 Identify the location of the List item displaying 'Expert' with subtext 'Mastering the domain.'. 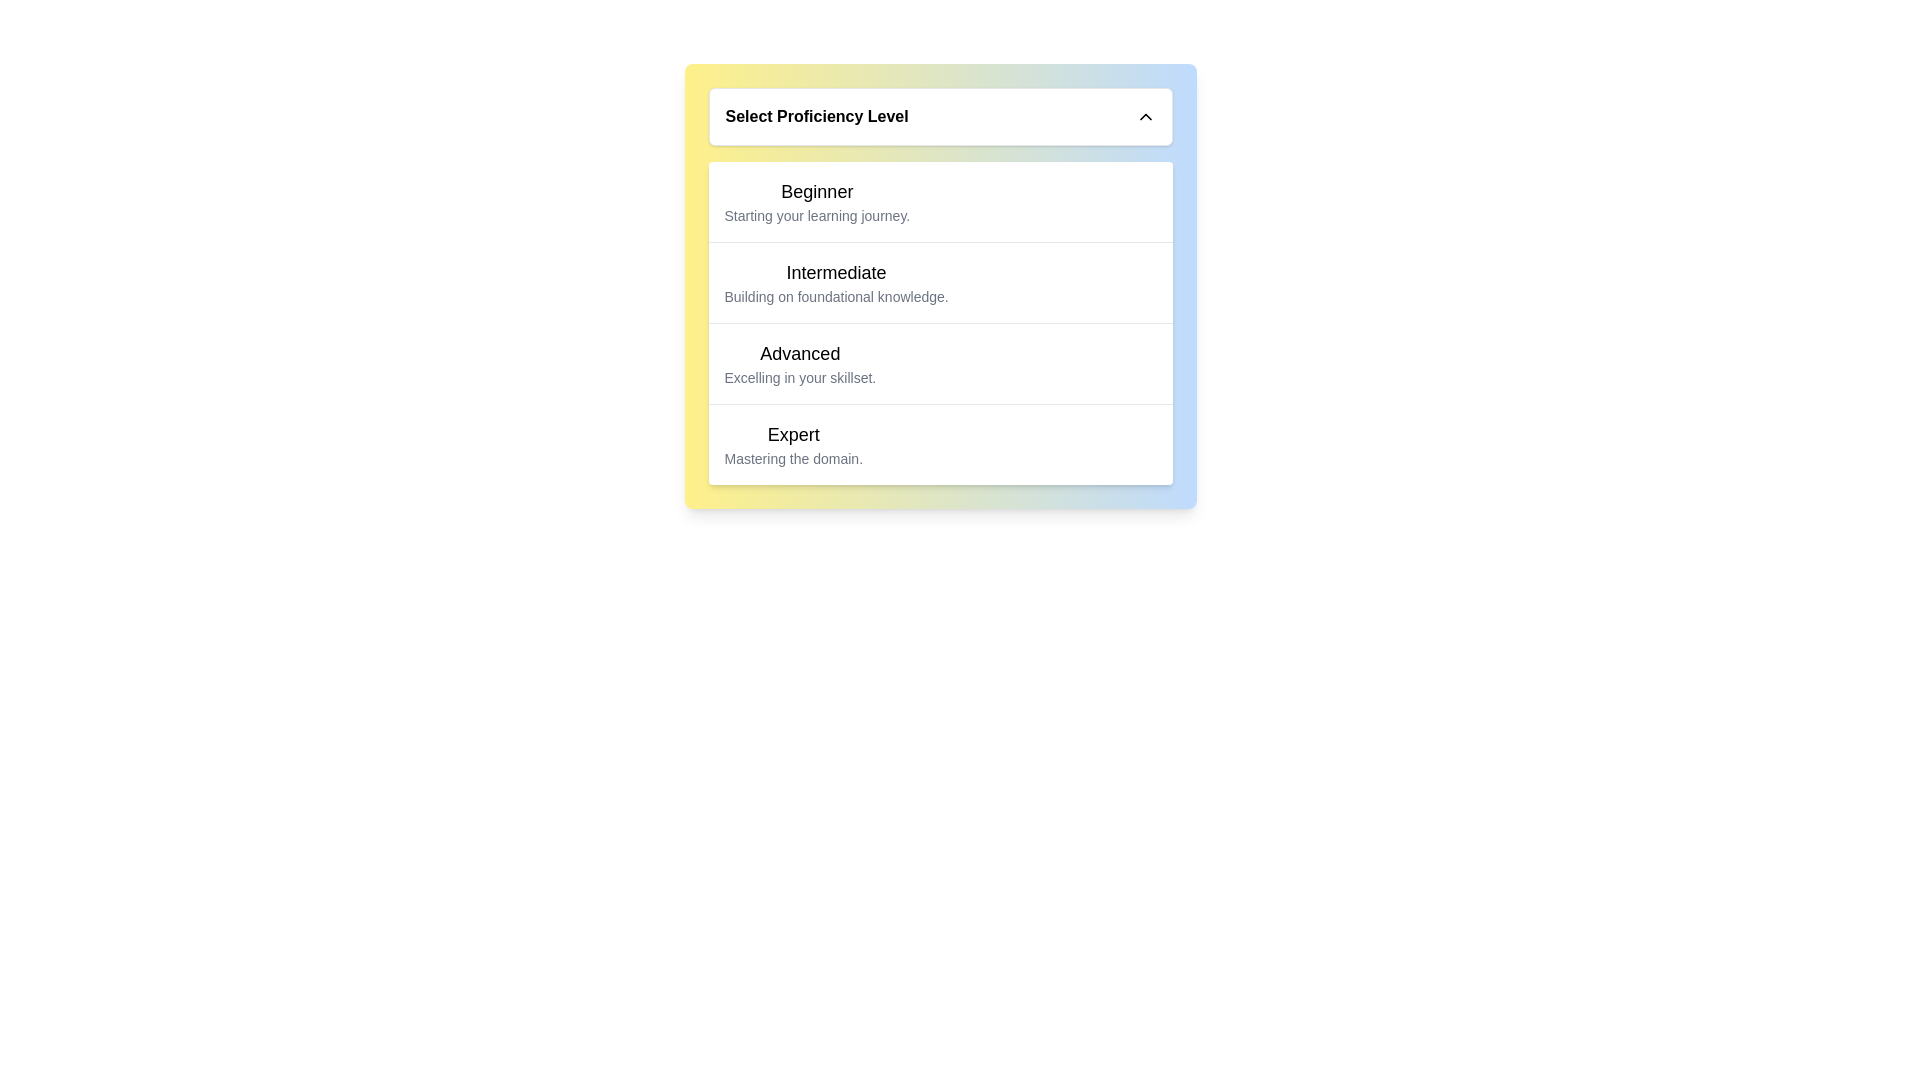
(792, 443).